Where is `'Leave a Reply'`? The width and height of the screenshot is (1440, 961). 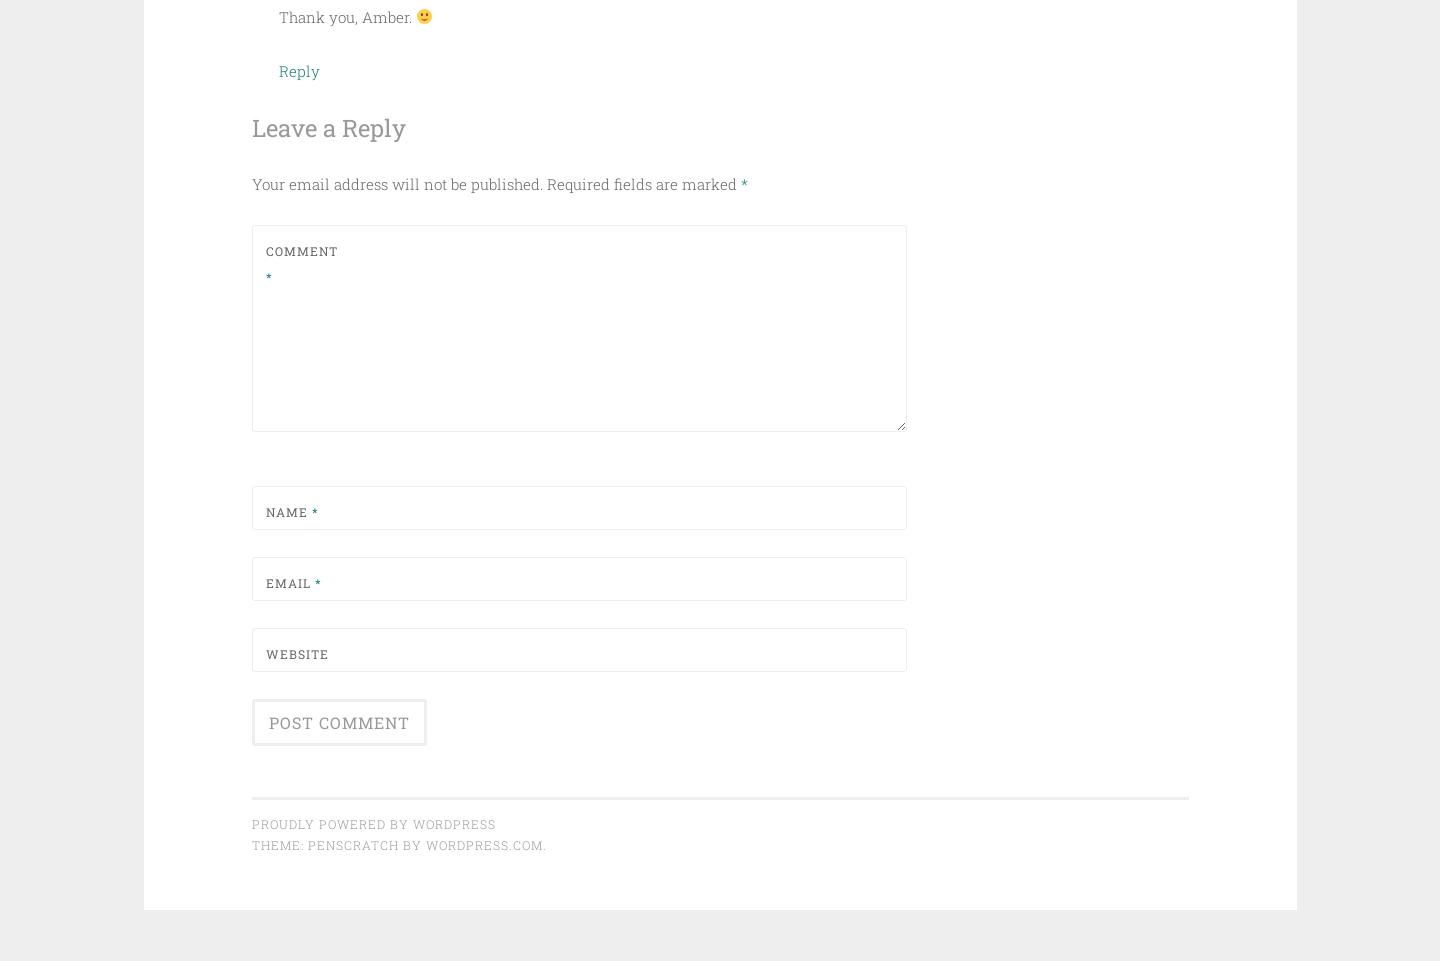 'Leave a Reply' is located at coordinates (328, 126).